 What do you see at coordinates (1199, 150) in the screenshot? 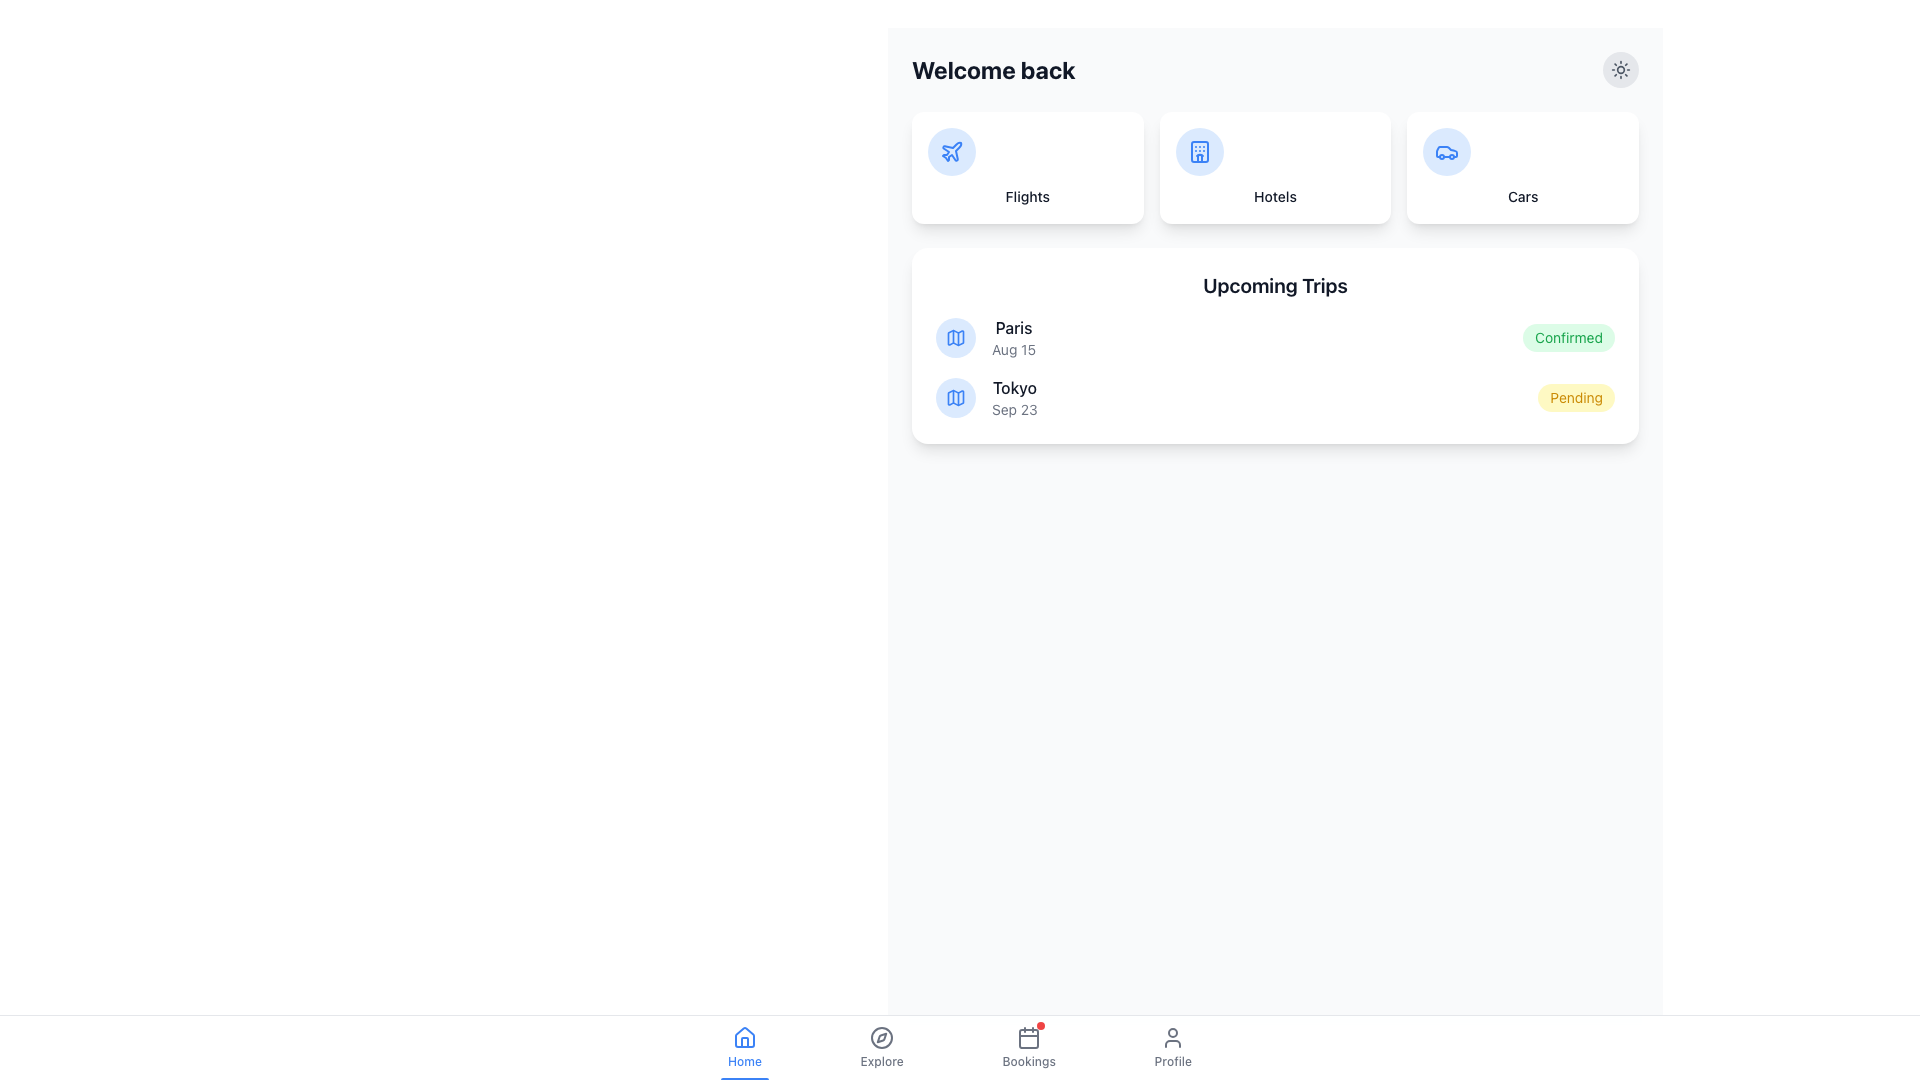
I see `the 'Hotels' icon located within the top-center card labeled 'Hotels', which is part of the main options displayed horizontally` at bounding box center [1199, 150].